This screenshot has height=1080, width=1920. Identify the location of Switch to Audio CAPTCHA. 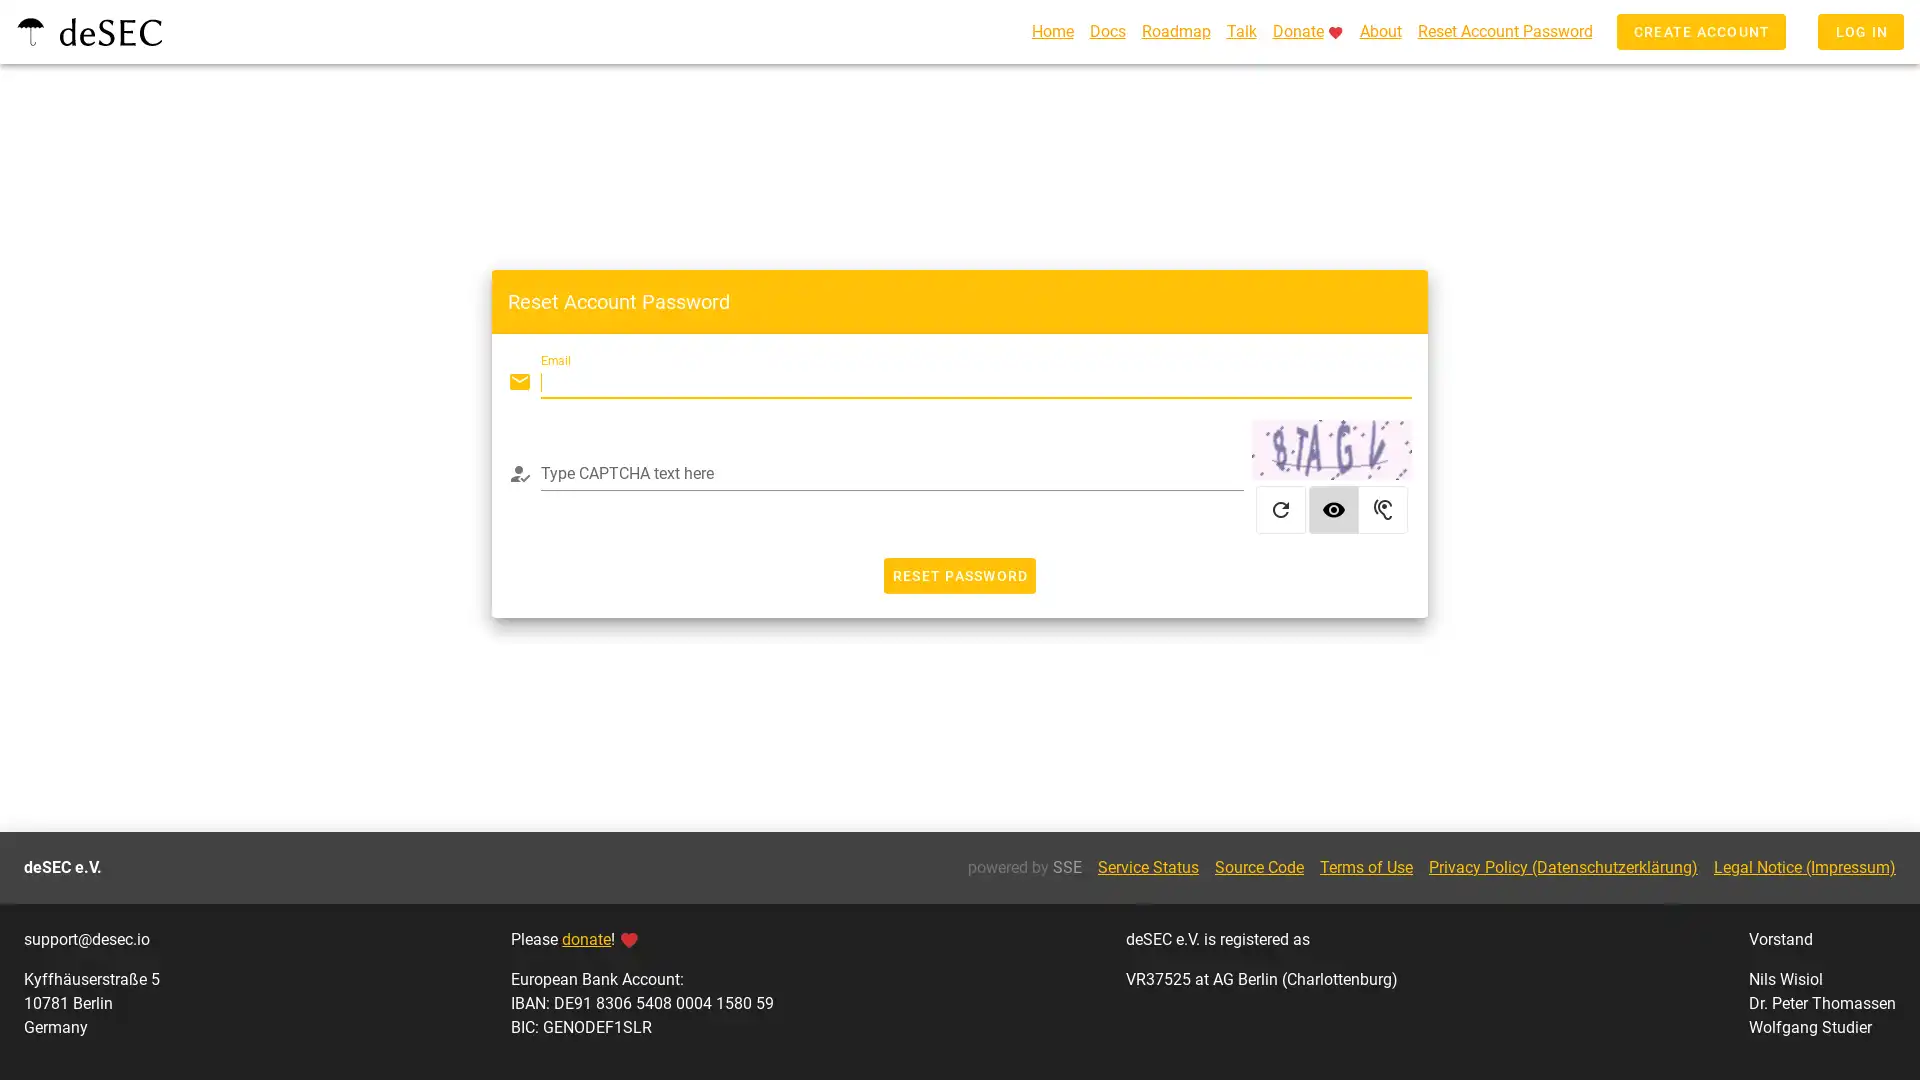
(1382, 512).